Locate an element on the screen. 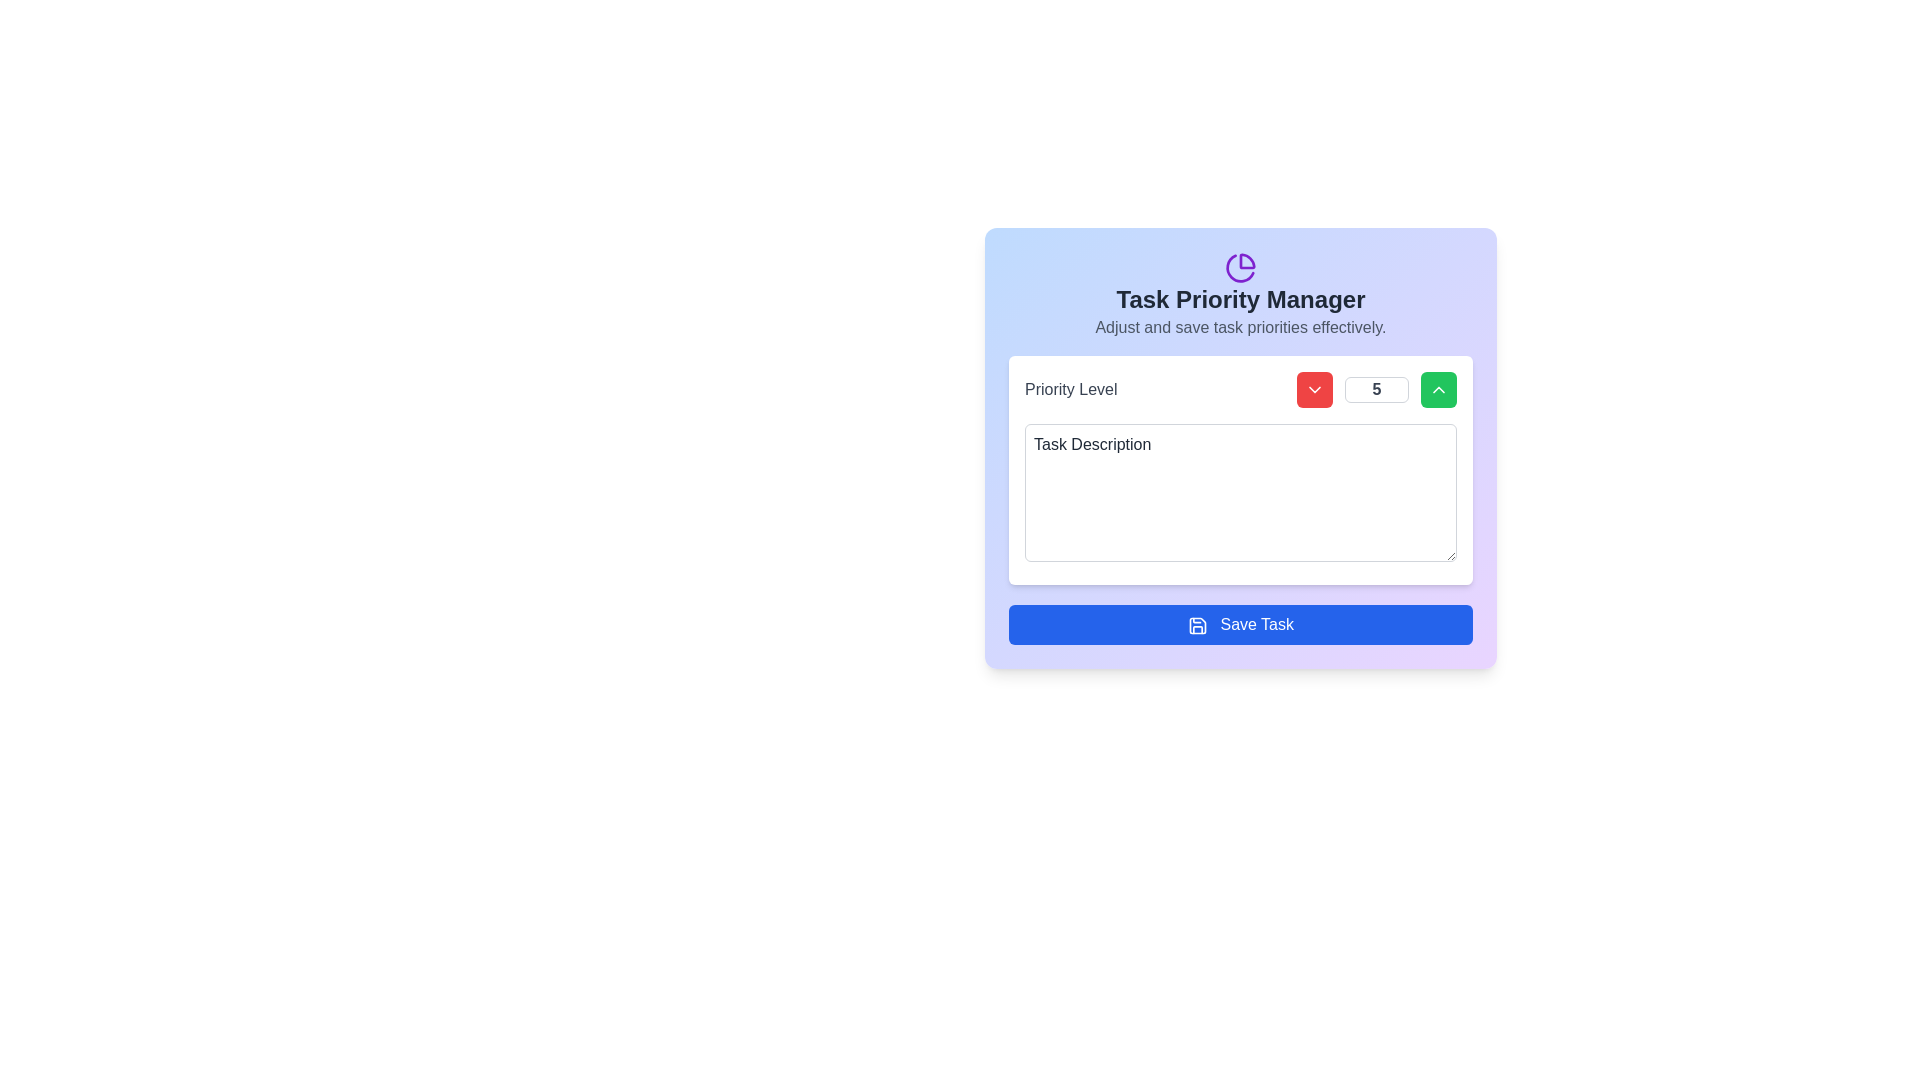  the downward-pointing chevron icon on the red background is located at coordinates (1315, 389).